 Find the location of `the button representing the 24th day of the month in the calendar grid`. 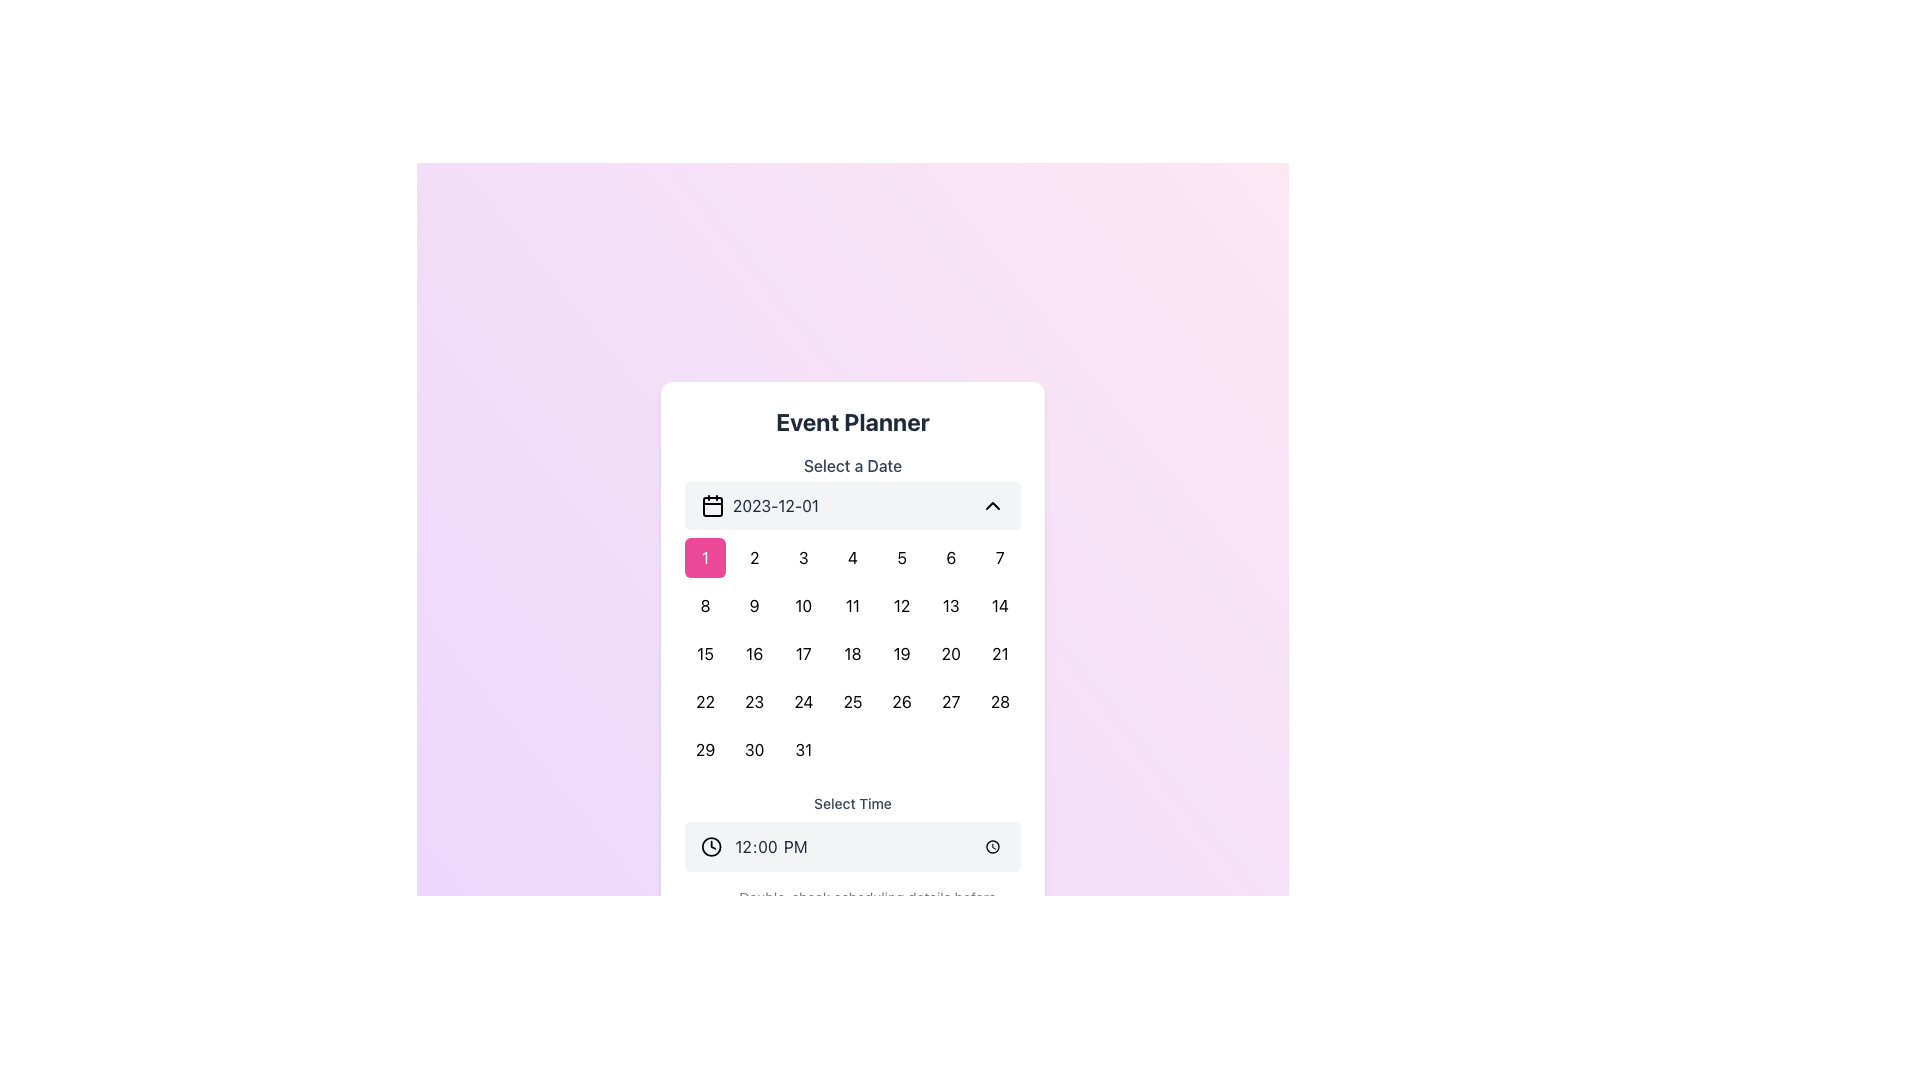

the button representing the 24th day of the month in the calendar grid is located at coordinates (803, 701).